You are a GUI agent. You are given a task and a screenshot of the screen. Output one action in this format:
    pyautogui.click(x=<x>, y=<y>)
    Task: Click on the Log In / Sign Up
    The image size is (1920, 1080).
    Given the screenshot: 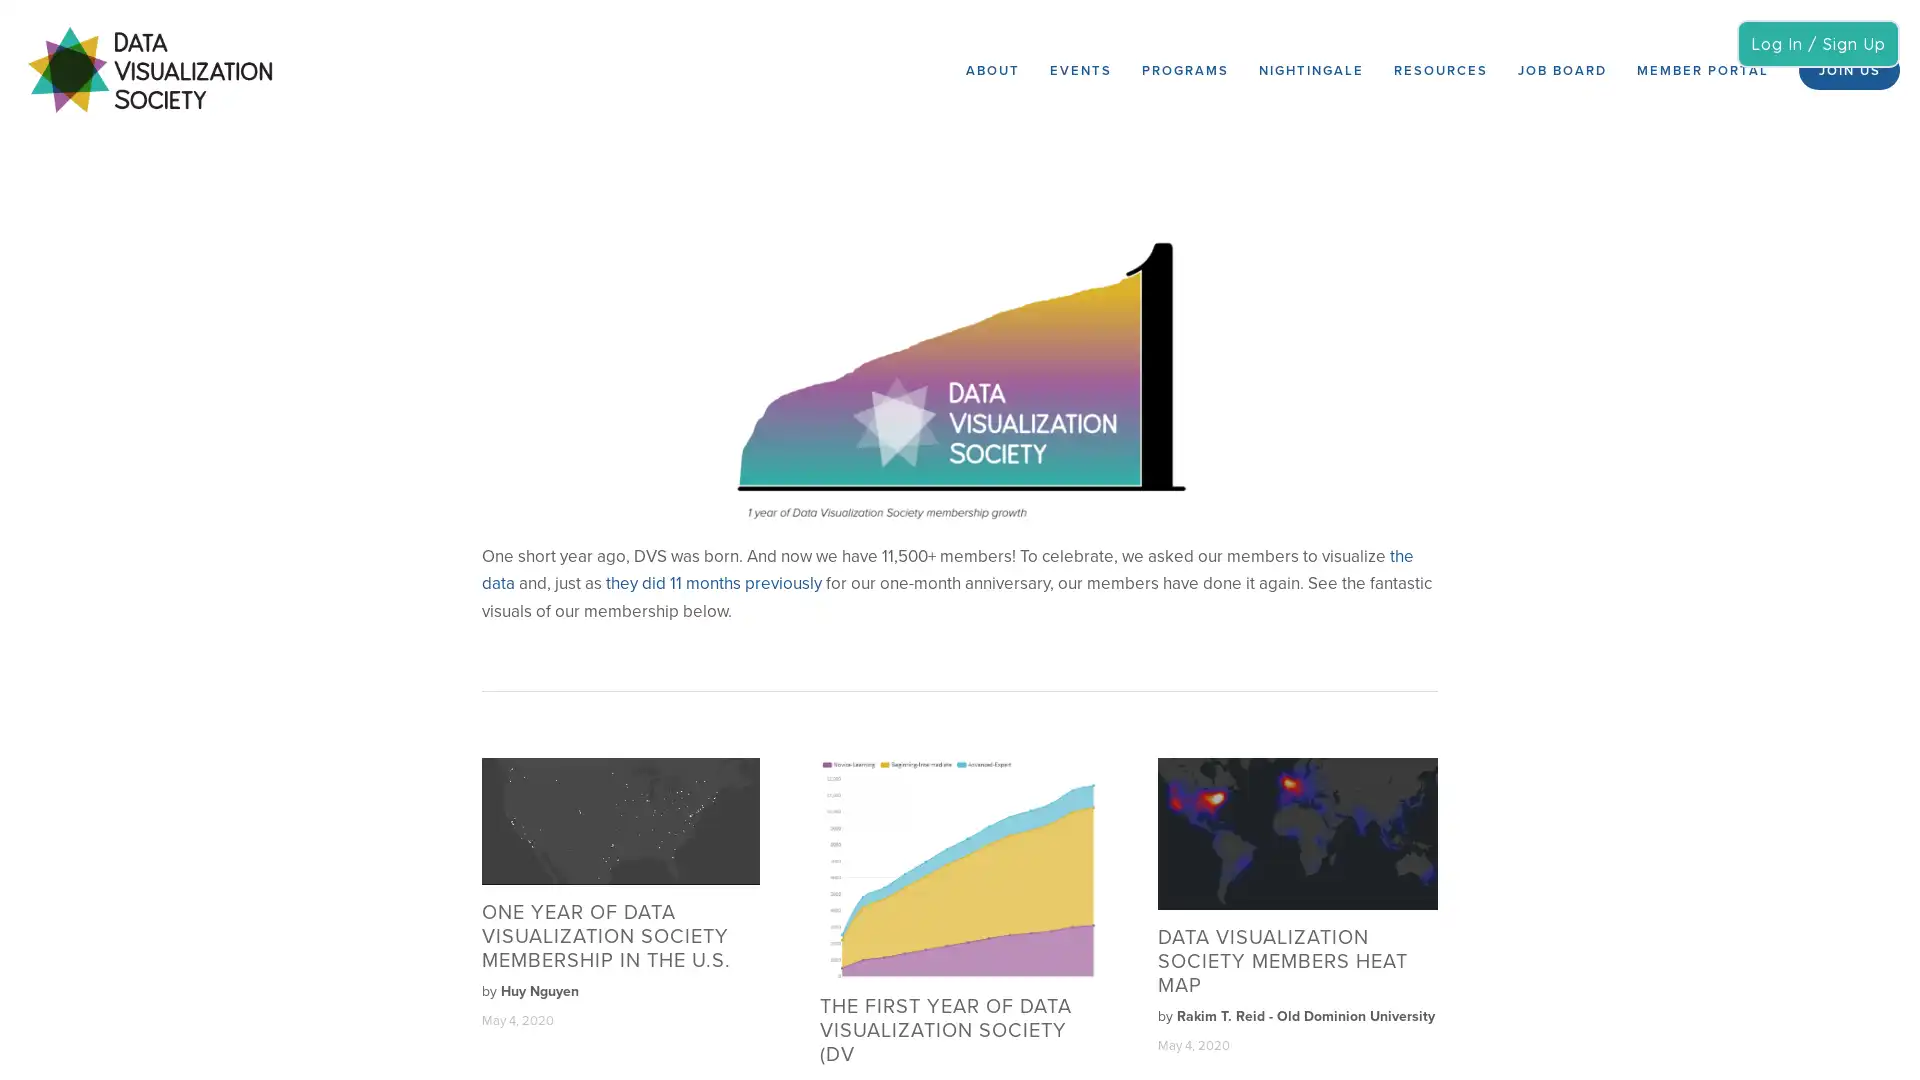 What is the action you would take?
    pyautogui.click(x=1818, y=43)
    